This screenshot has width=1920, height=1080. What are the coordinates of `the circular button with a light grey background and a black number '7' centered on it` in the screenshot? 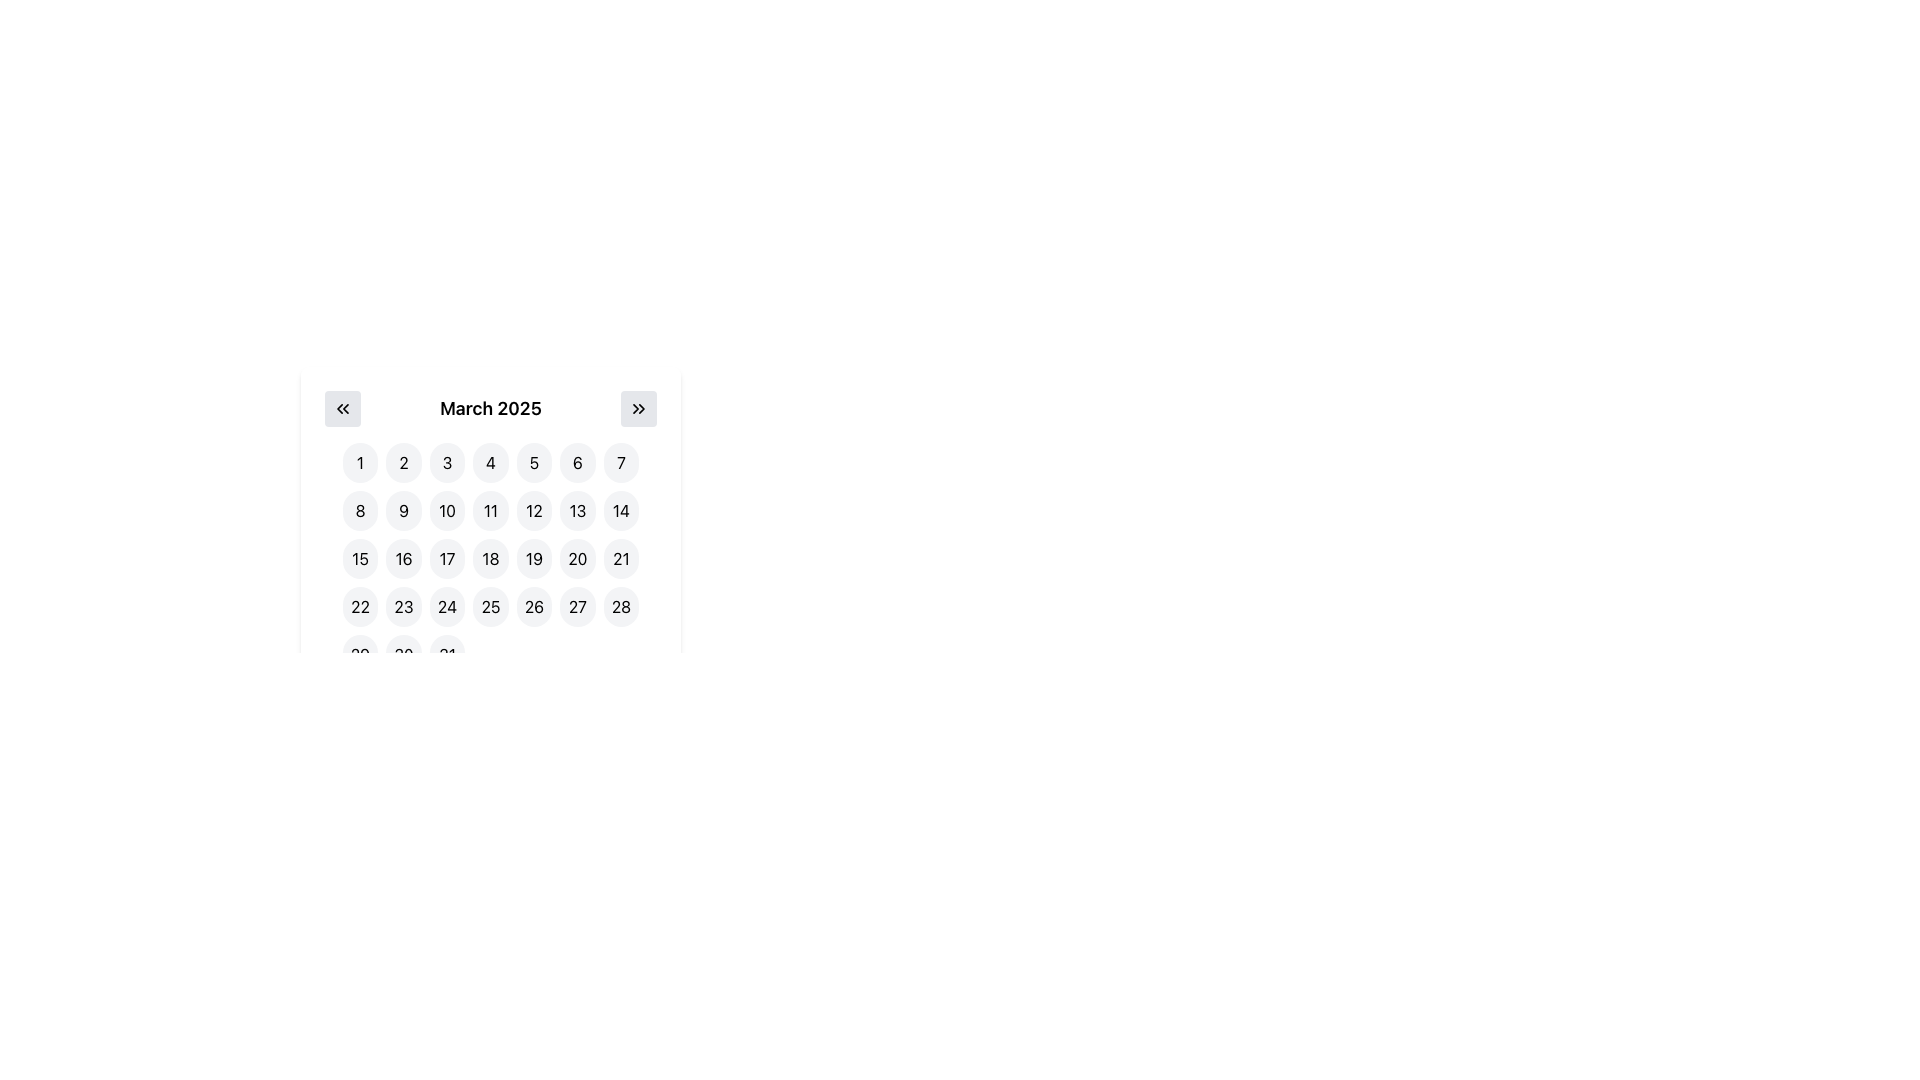 It's located at (620, 462).